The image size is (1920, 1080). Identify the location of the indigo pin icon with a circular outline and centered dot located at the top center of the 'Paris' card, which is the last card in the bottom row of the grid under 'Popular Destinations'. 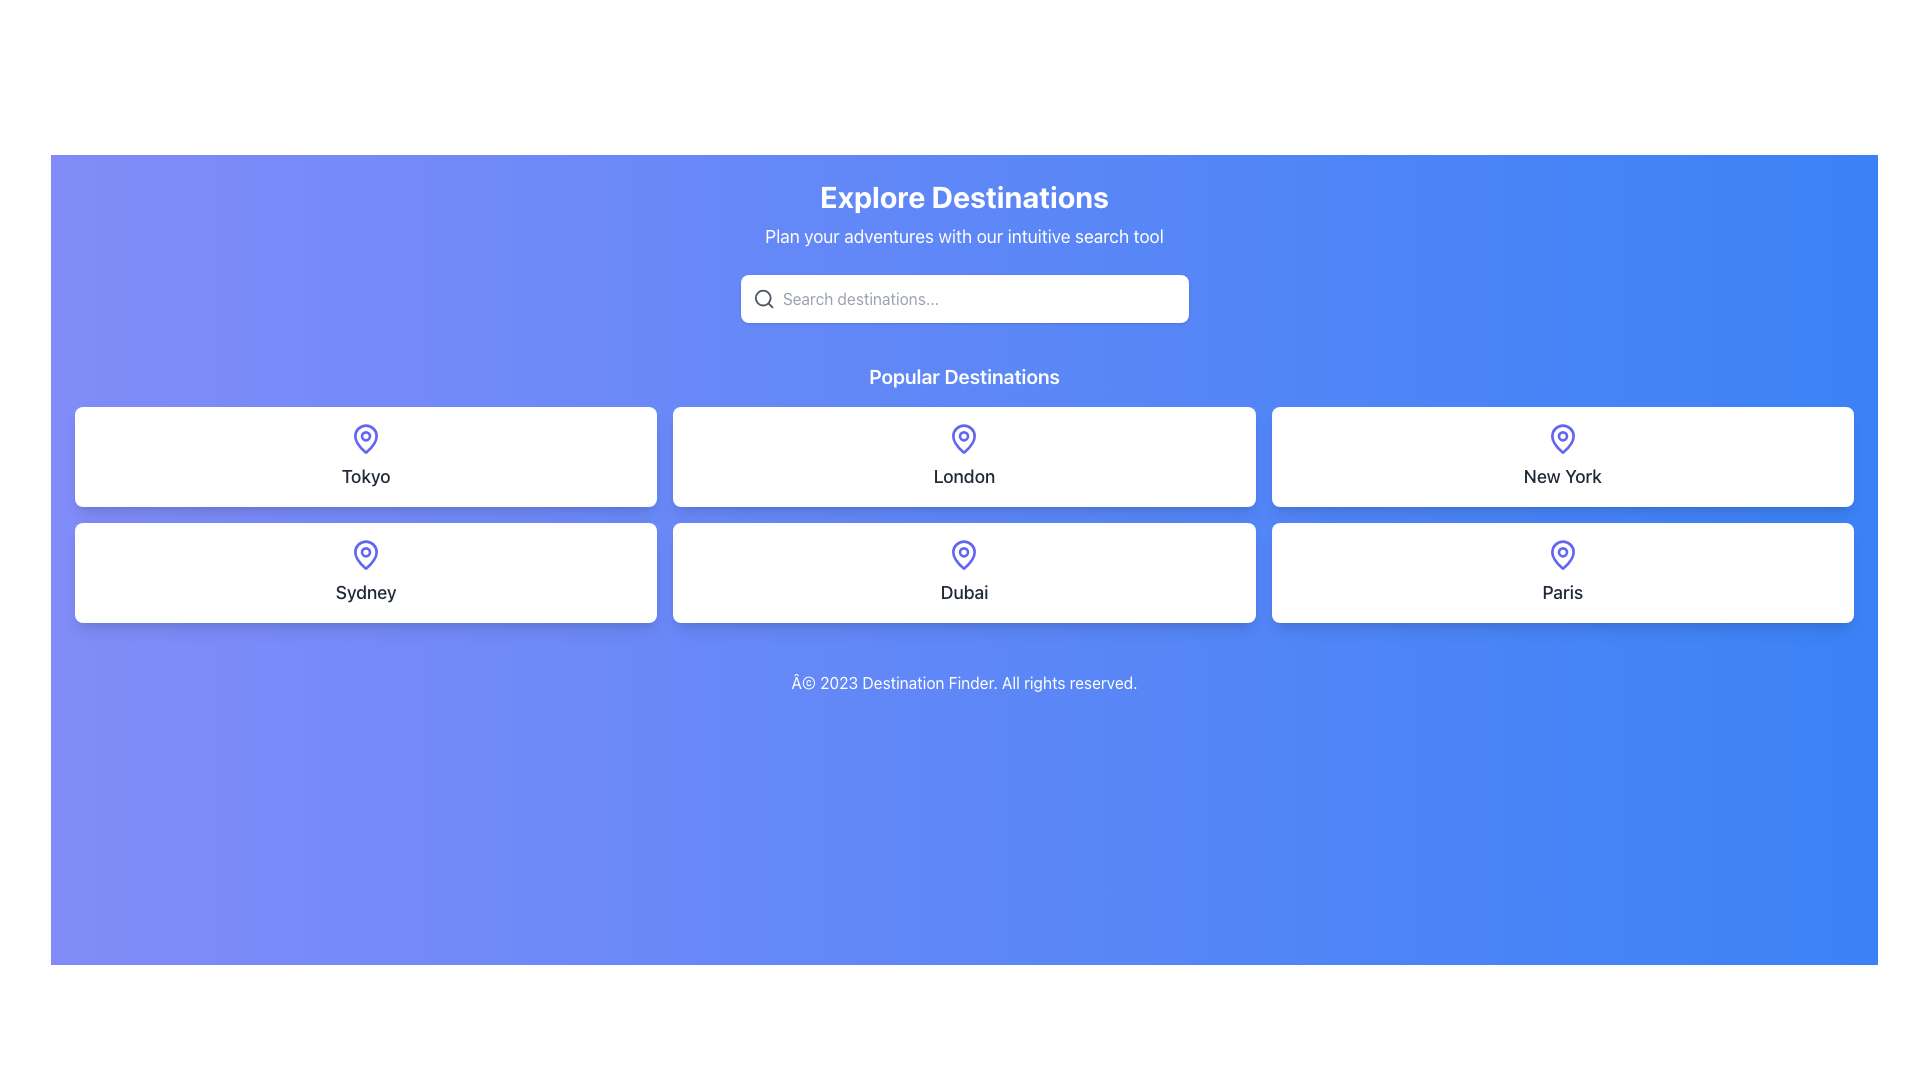
(1561, 555).